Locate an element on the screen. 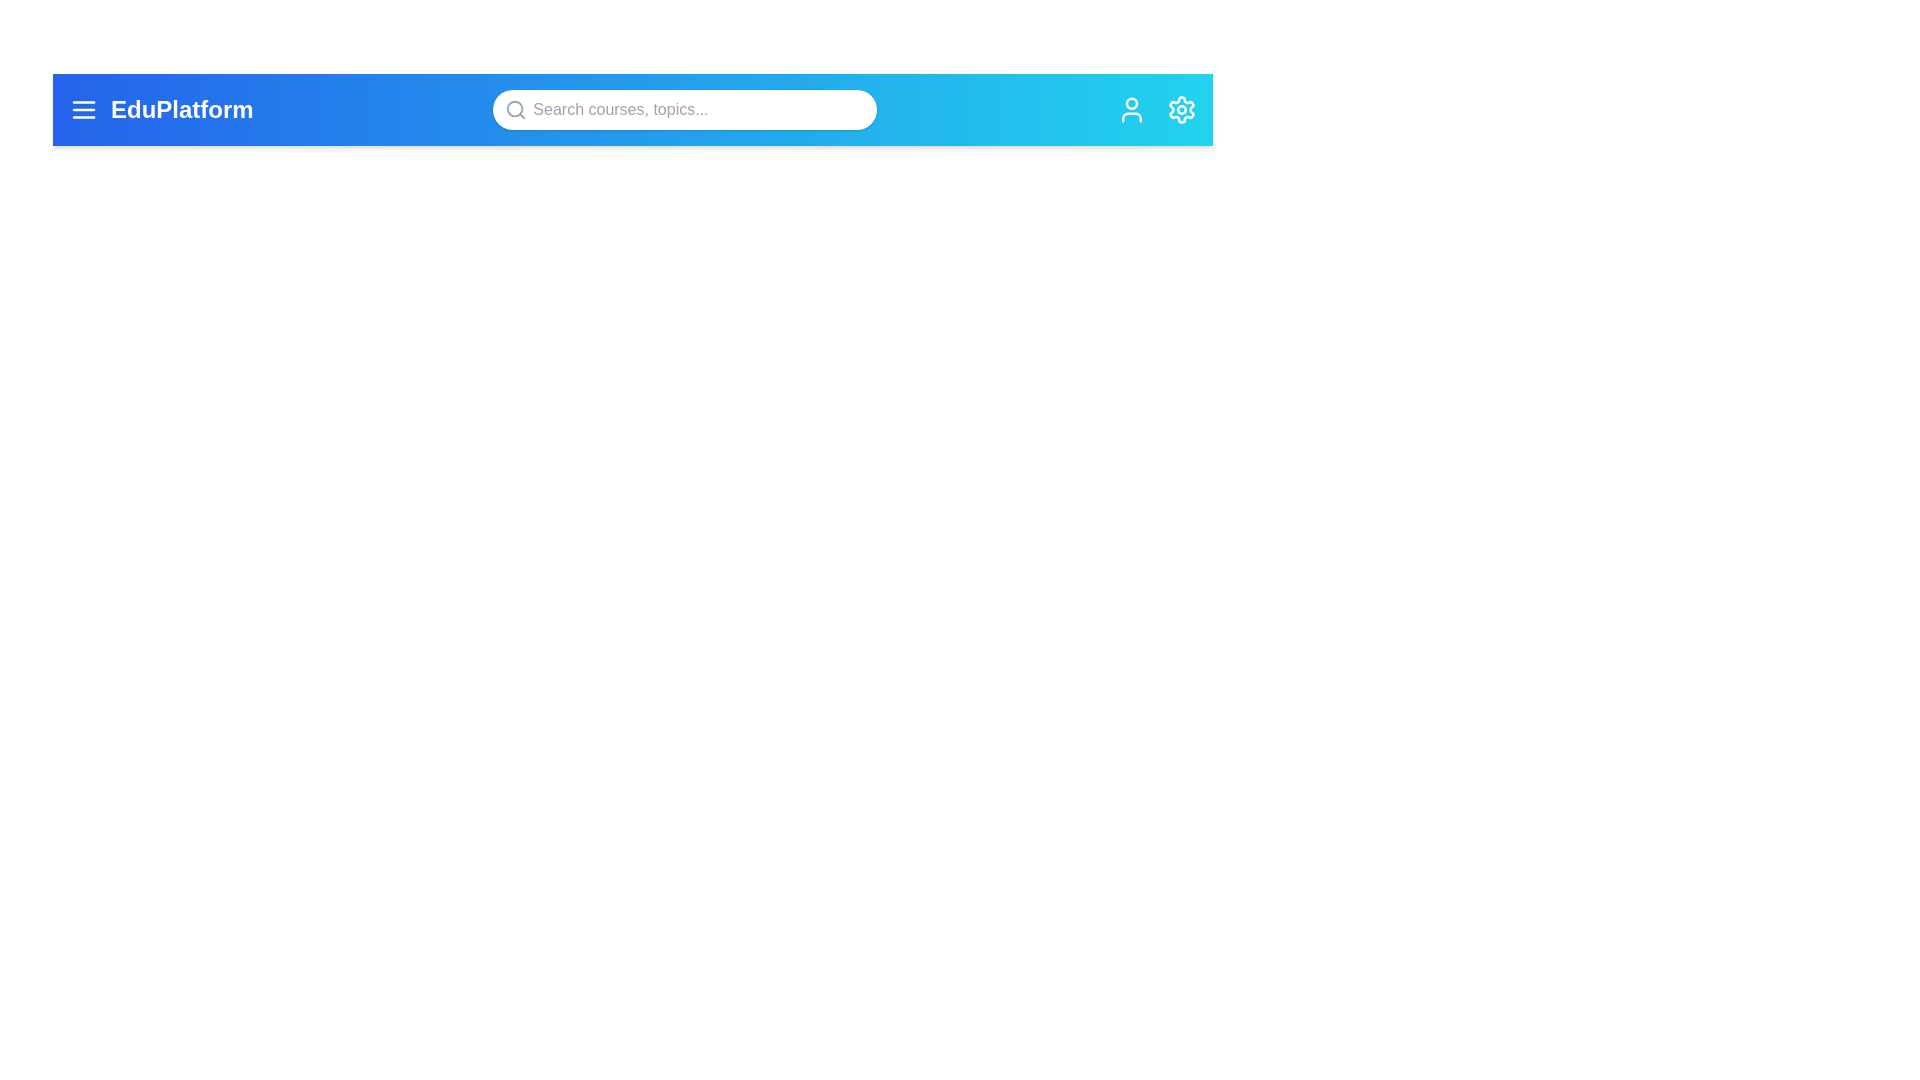  the search icon to observe its tooltip or effect is located at coordinates (515, 110).